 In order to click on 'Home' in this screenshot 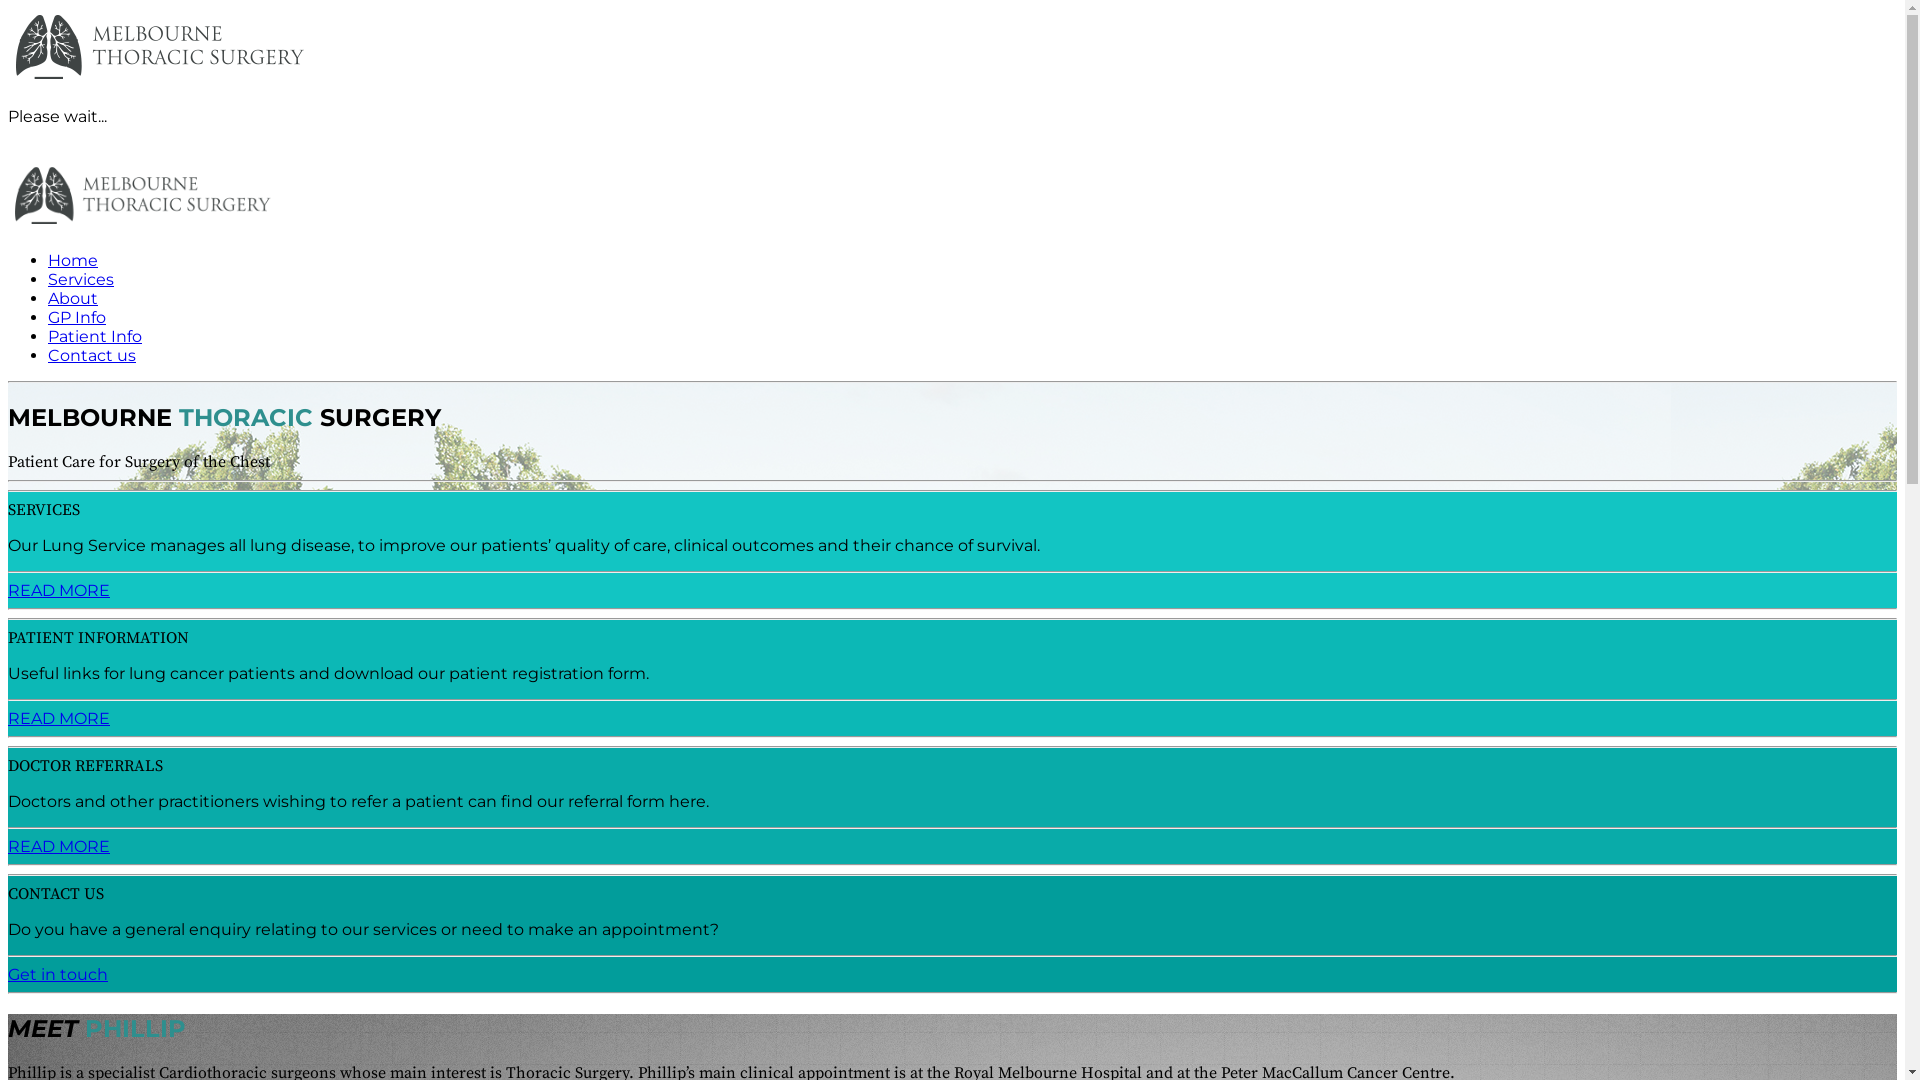, I will do `click(72, 259)`.